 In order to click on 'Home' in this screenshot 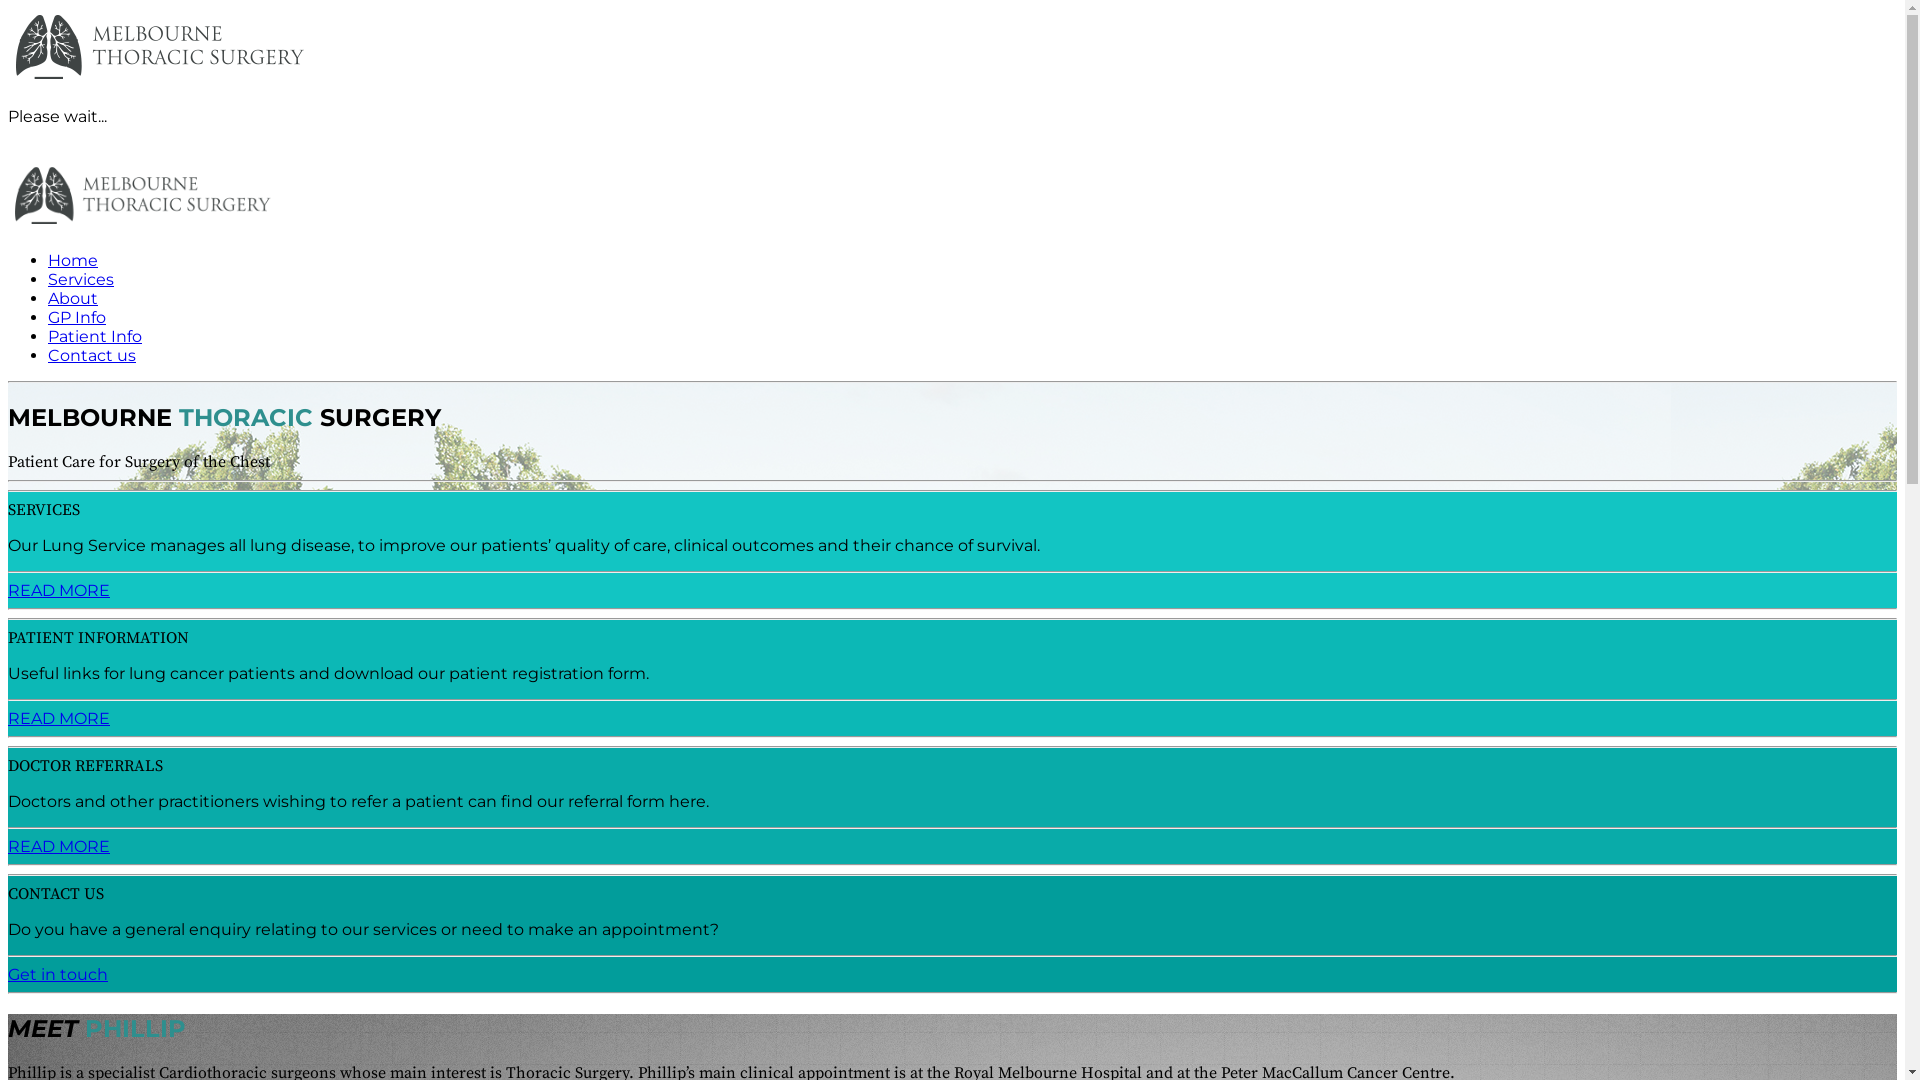, I will do `click(72, 259)`.